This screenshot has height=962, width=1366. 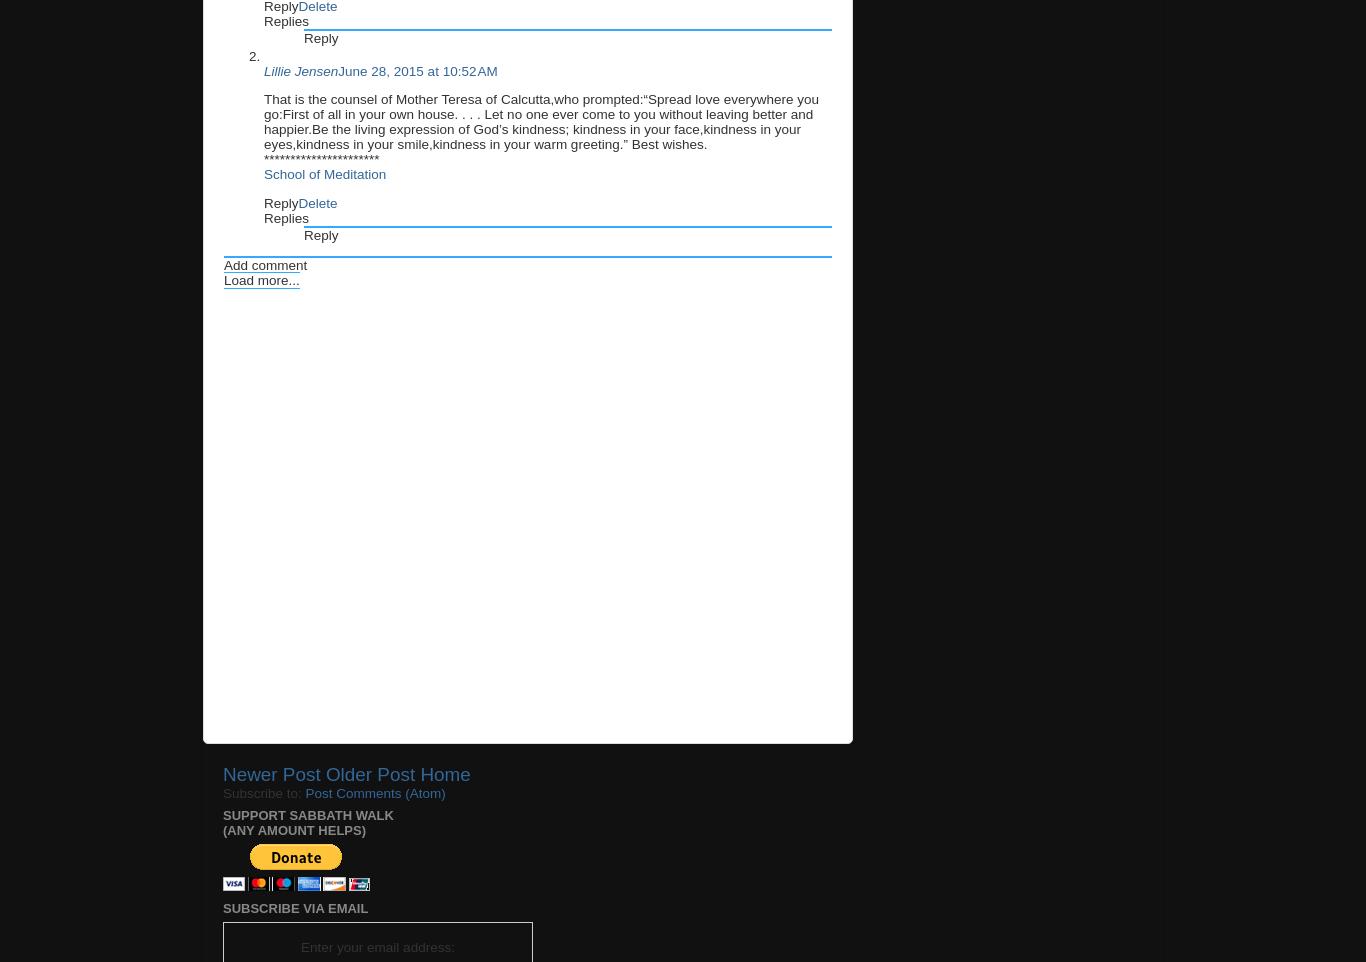 I want to click on 'Home', so click(x=444, y=773).